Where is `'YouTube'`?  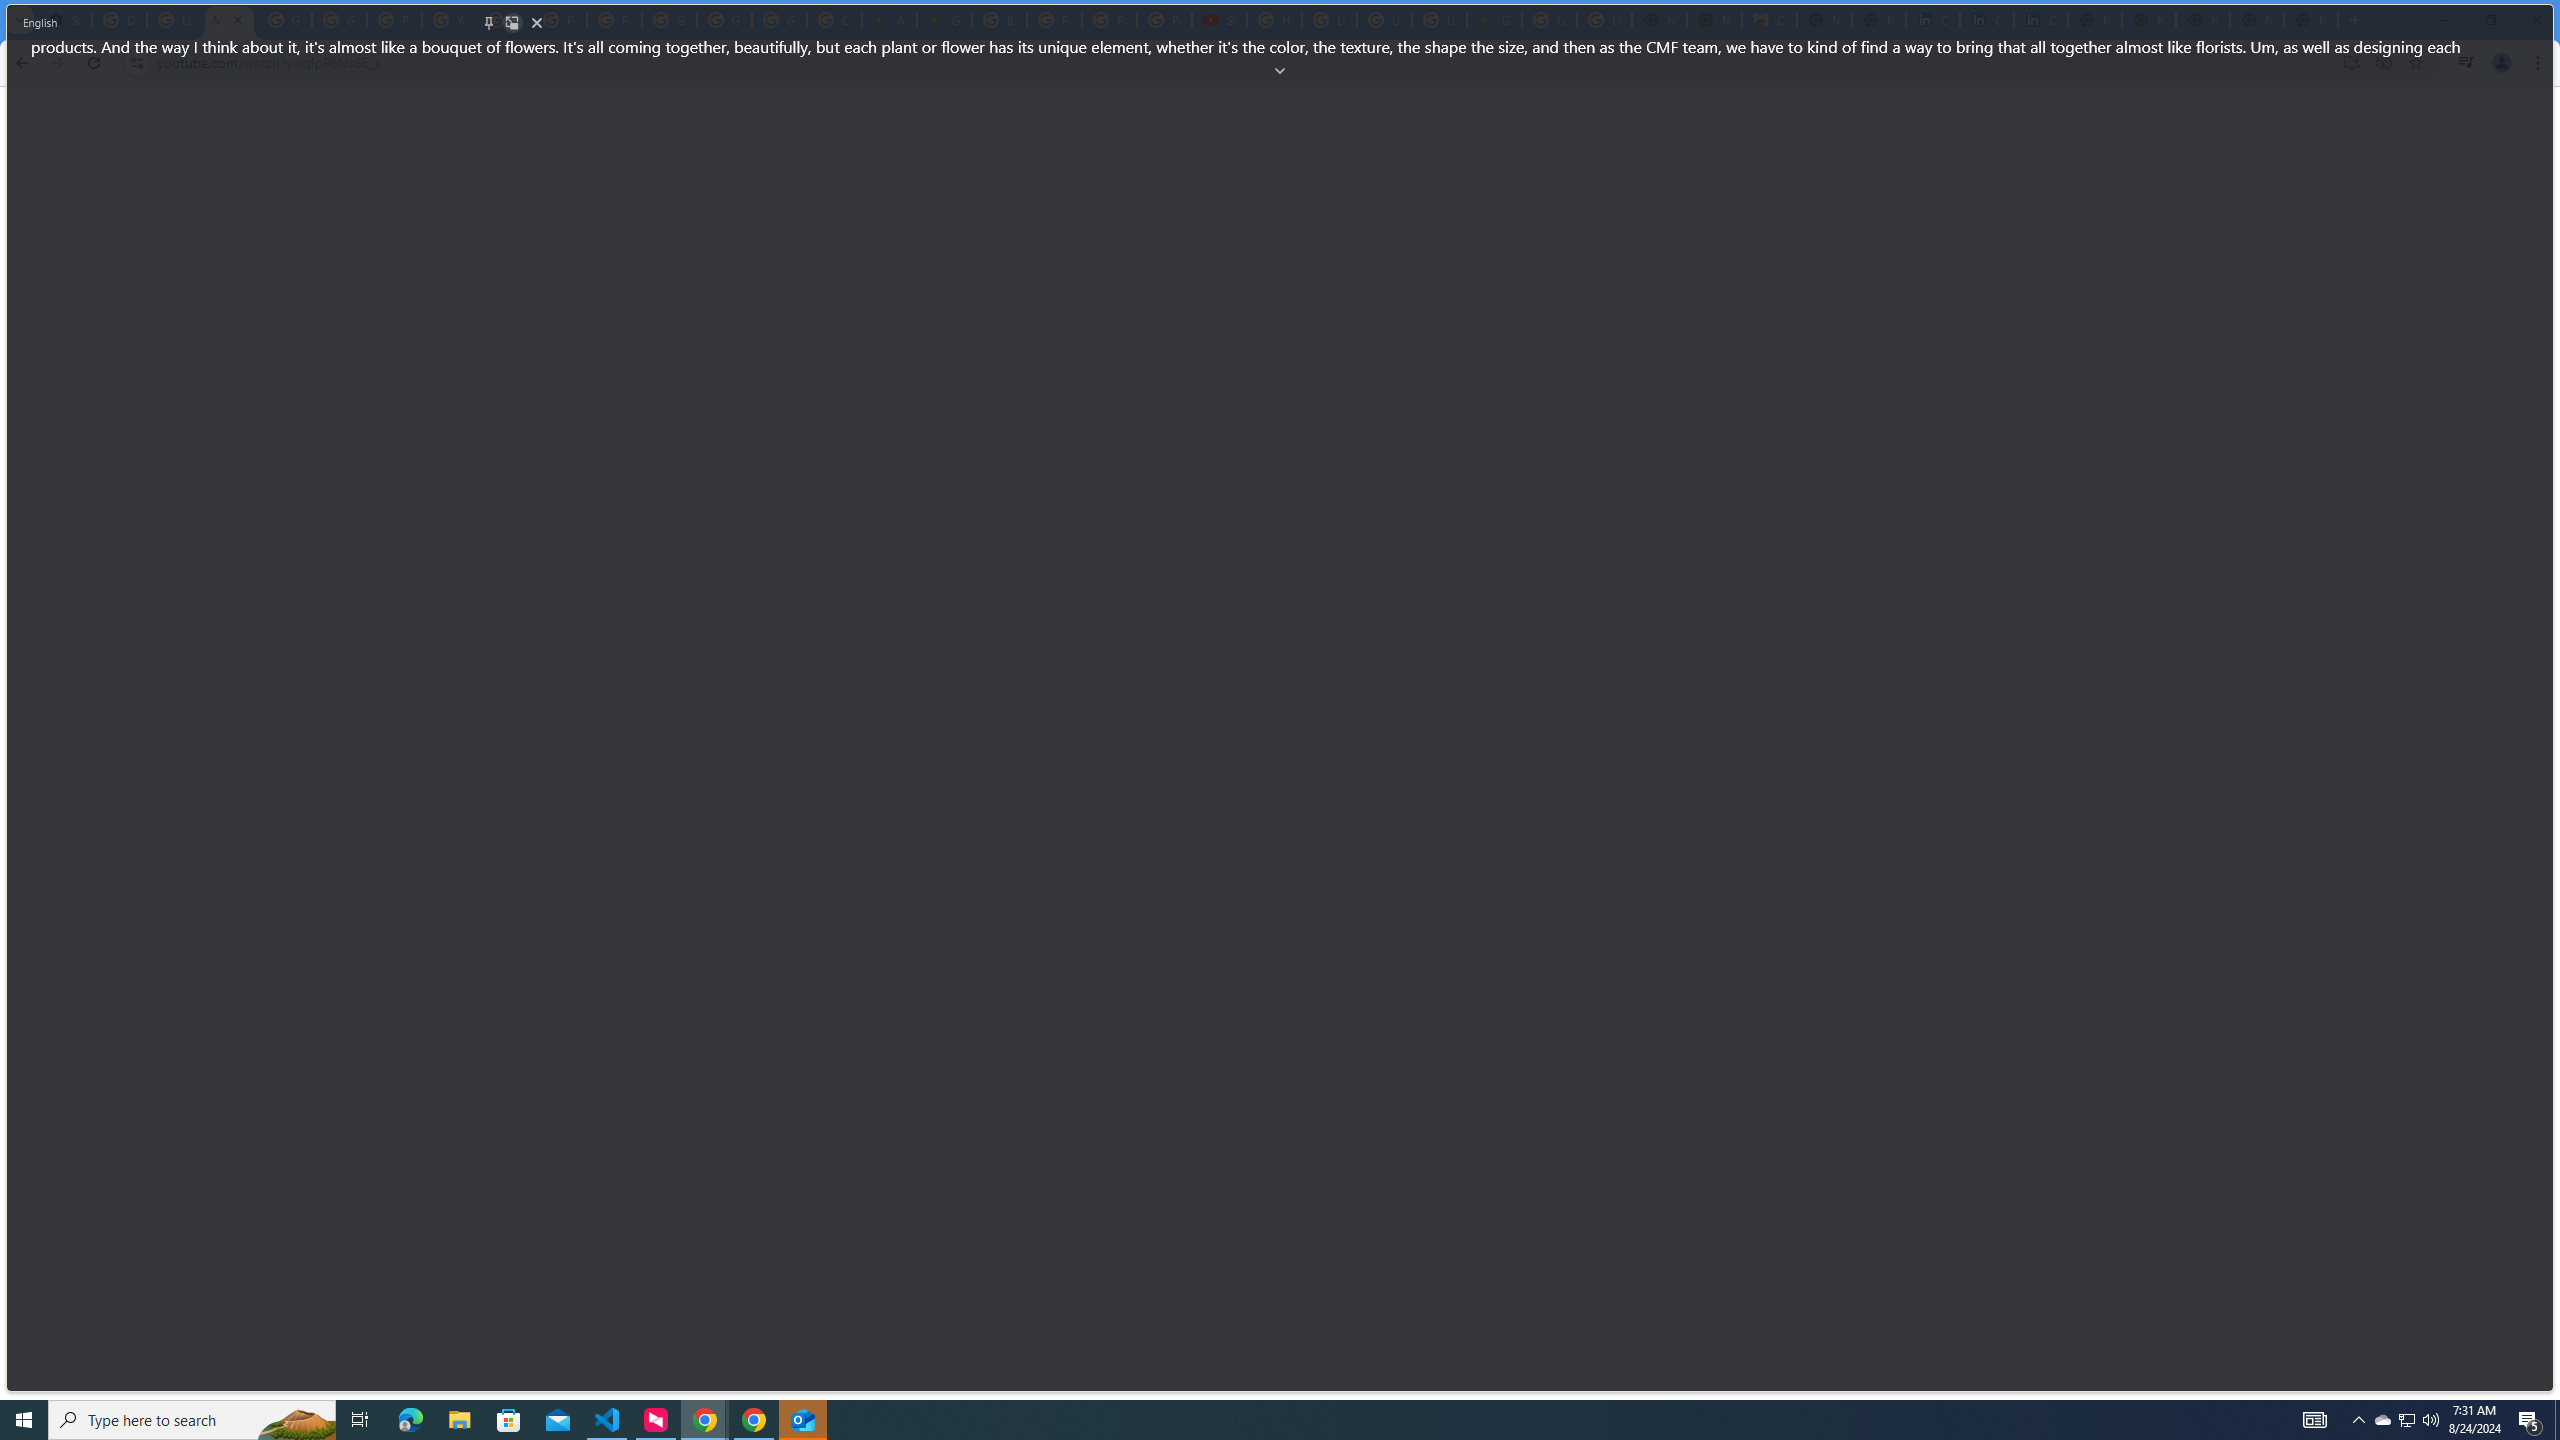
'YouTube' is located at coordinates (448, 19).